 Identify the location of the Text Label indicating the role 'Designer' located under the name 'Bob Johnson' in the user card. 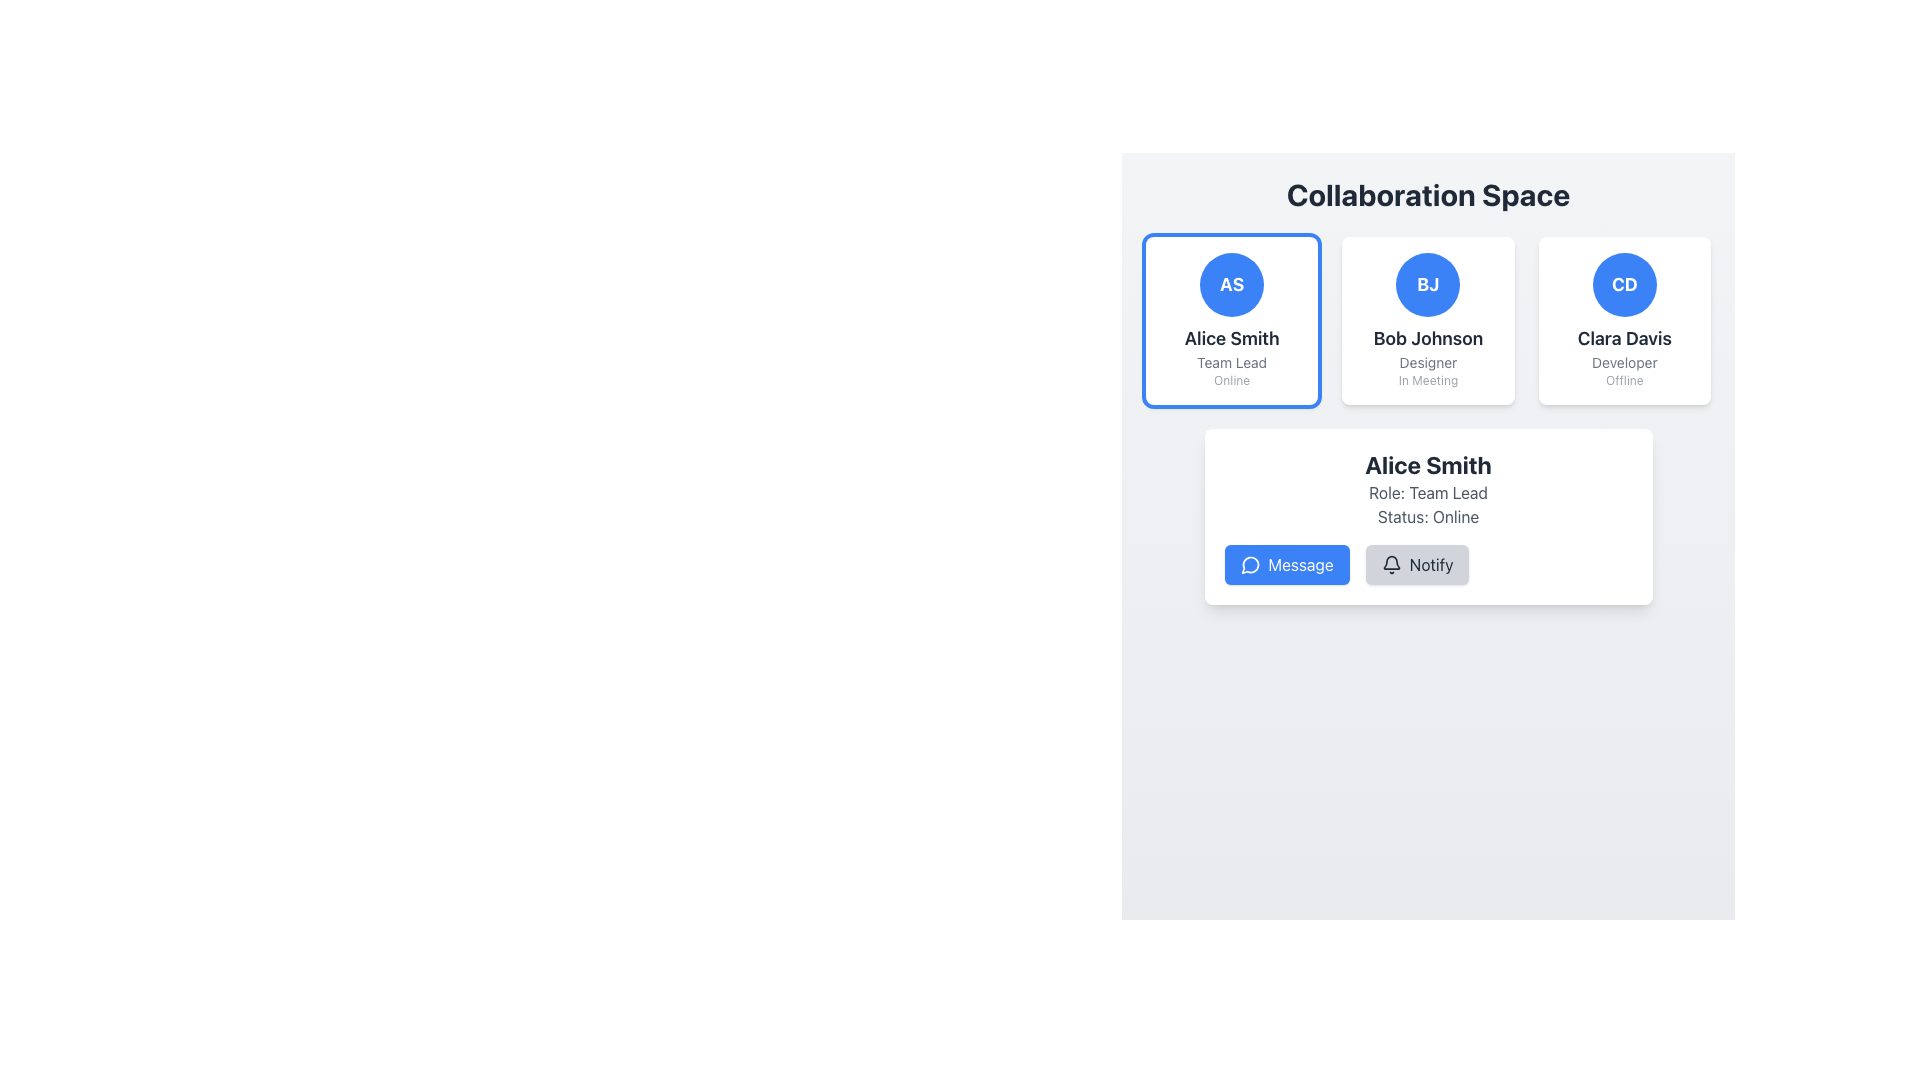
(1427, 362).